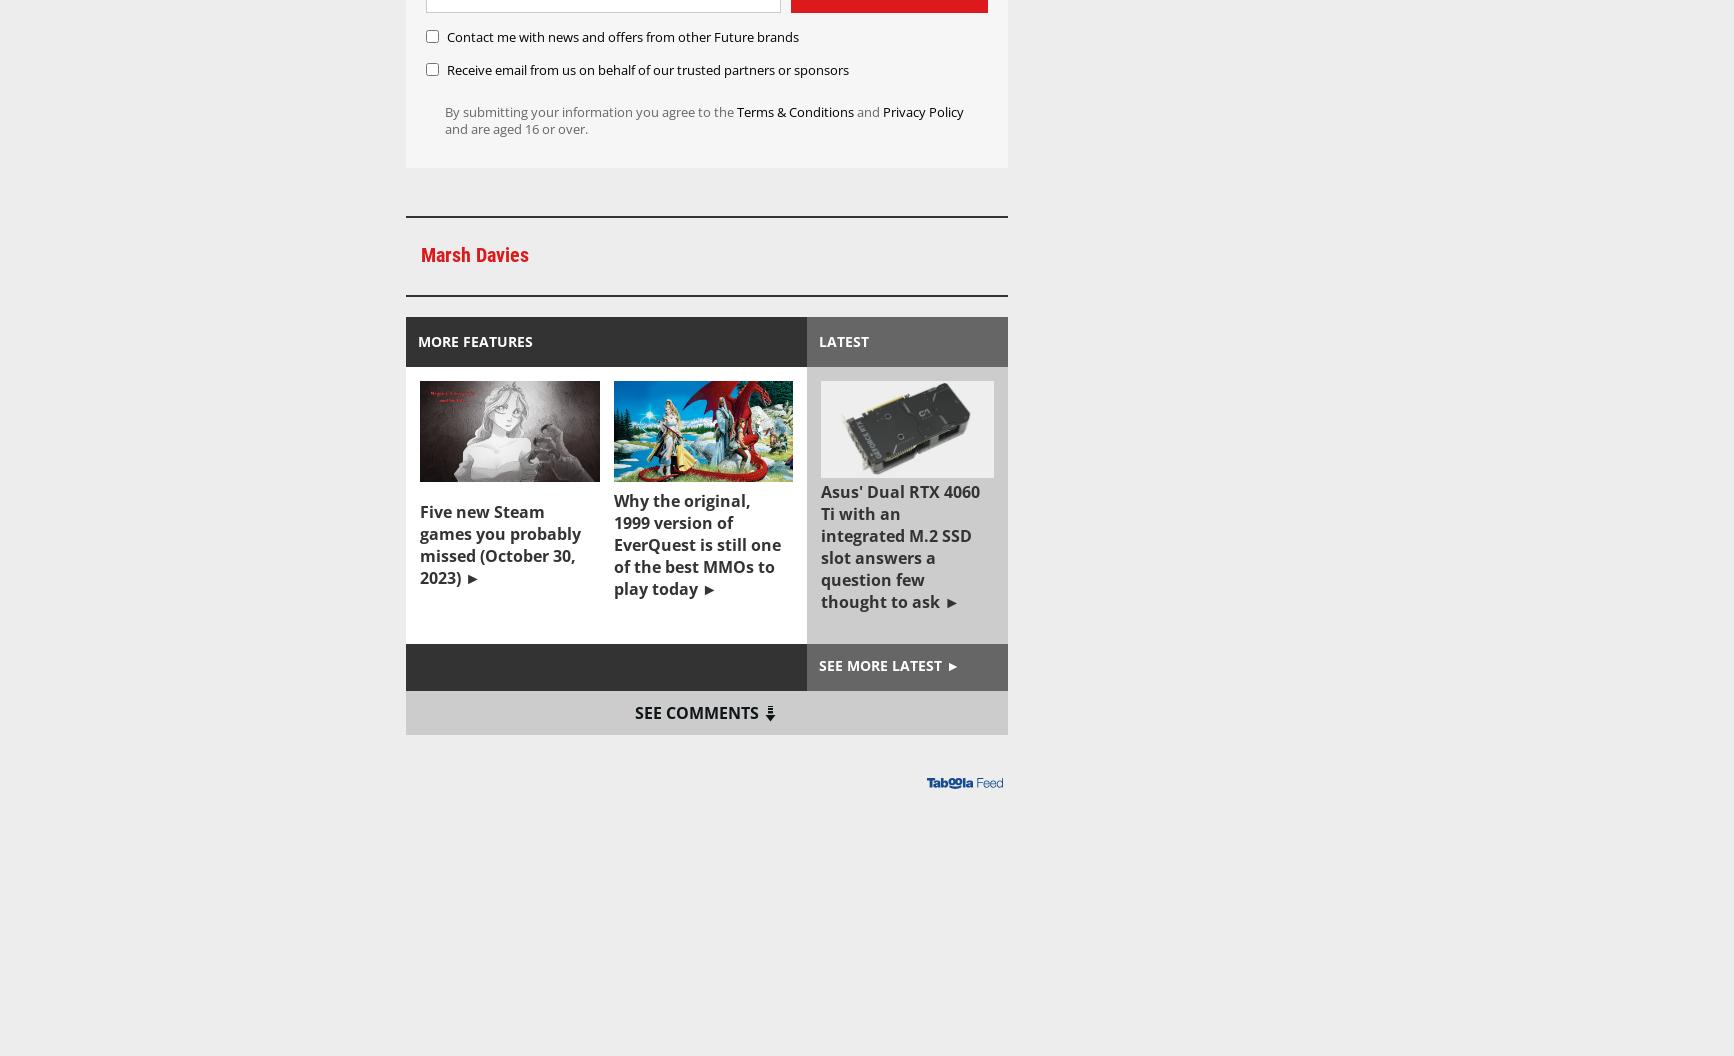 Image resolution: width=1734 pixels, height=1056 pixels. What do you see at coordinates (695, 545) in the screenshot?
I see `'Why the original, 1999 version of EverQuest is still one of the best MMOs to play today'` at bounding box center [695, 545].